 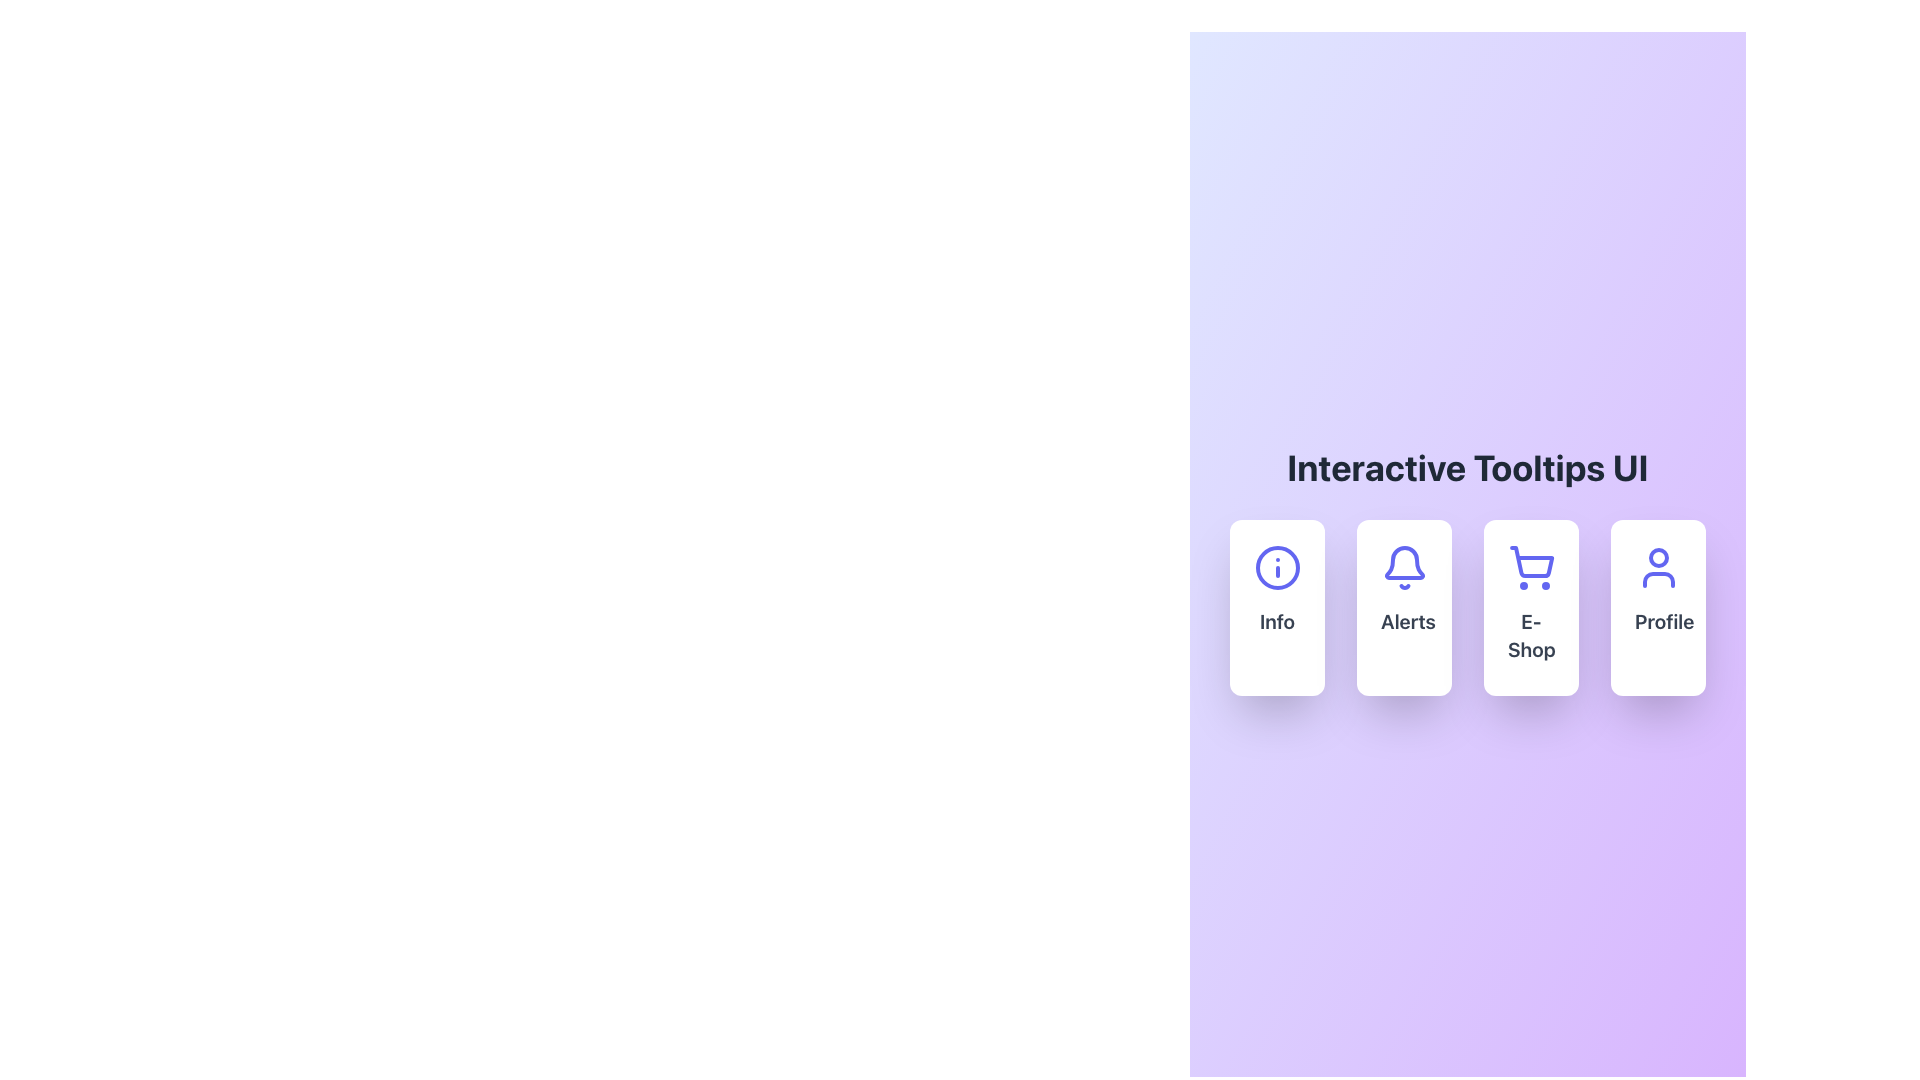 What do you see at coordinates (1659, 567) in the screenshot?
I see `the user profile icon located in the rightmost box below the 'Profile' label` at bounding box center [1659, 567].